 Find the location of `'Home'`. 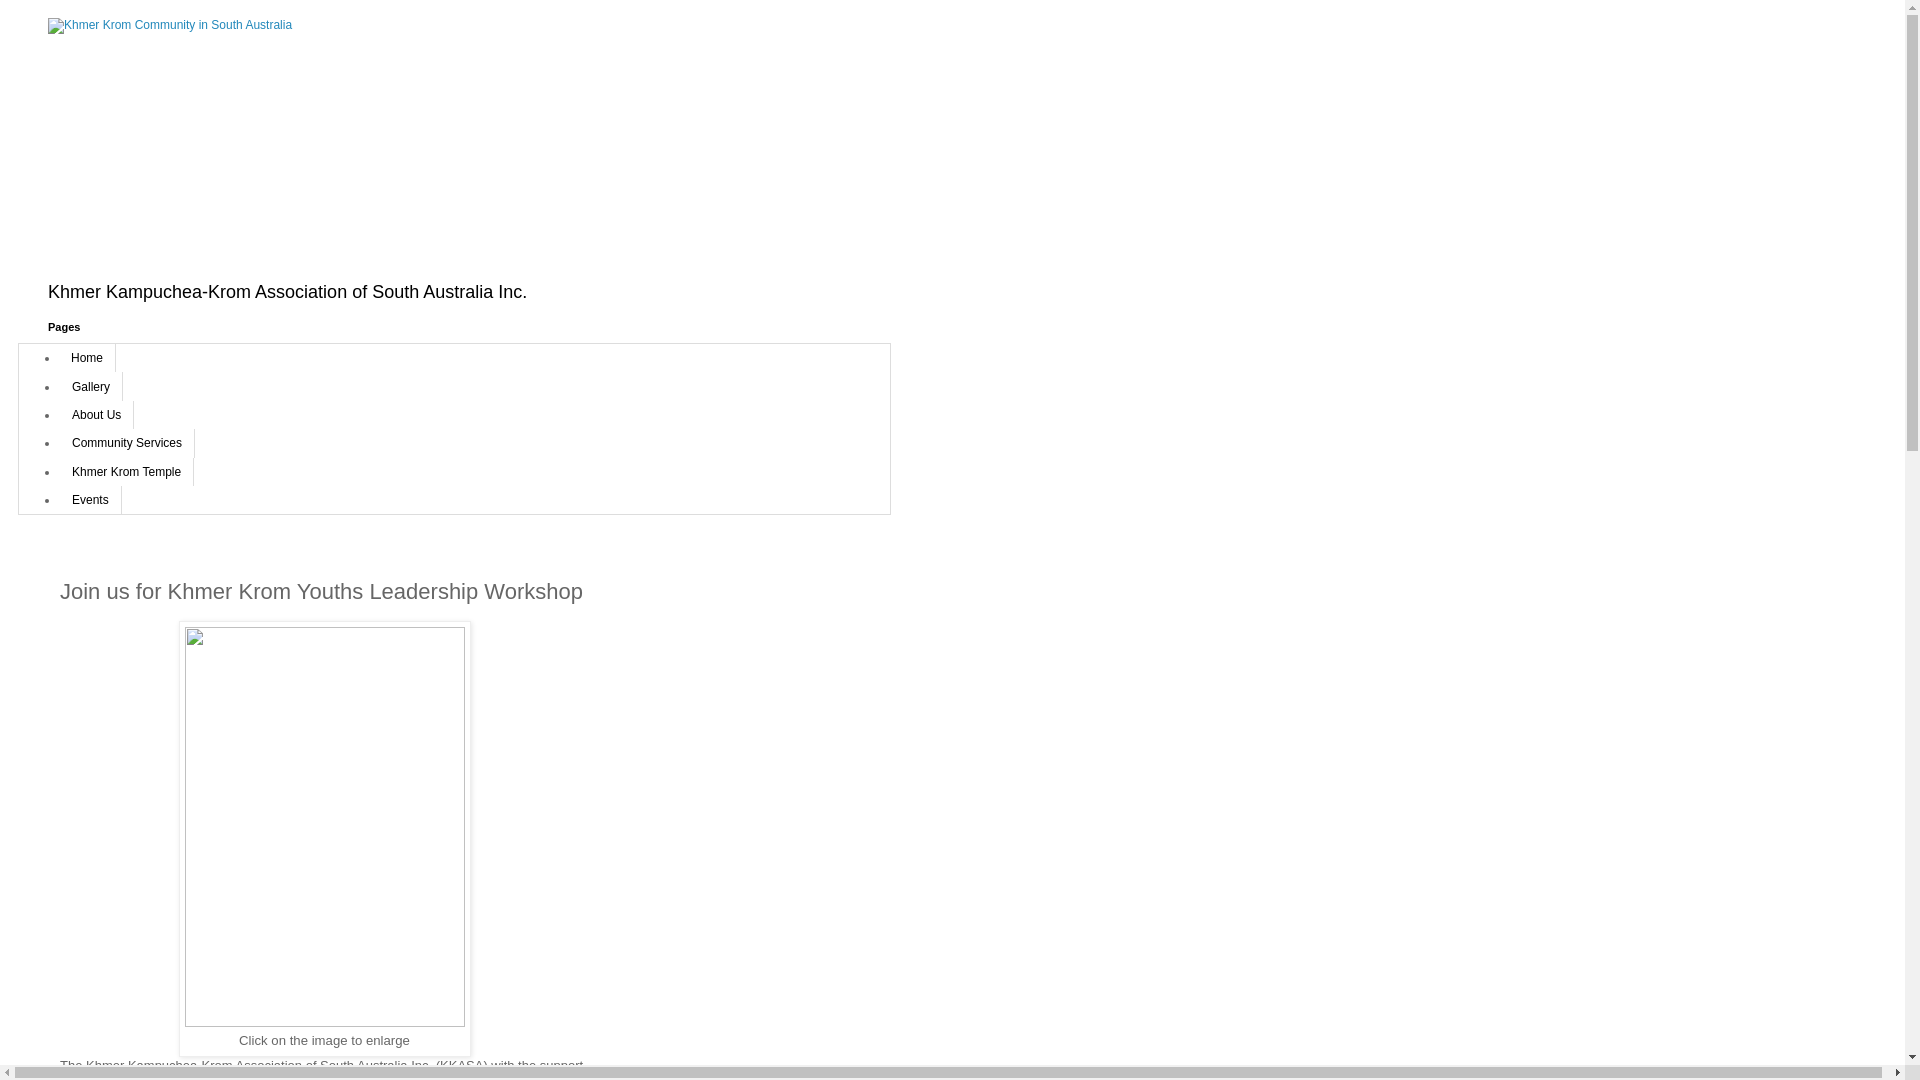

'Home' is located at coordinates (86, 357).